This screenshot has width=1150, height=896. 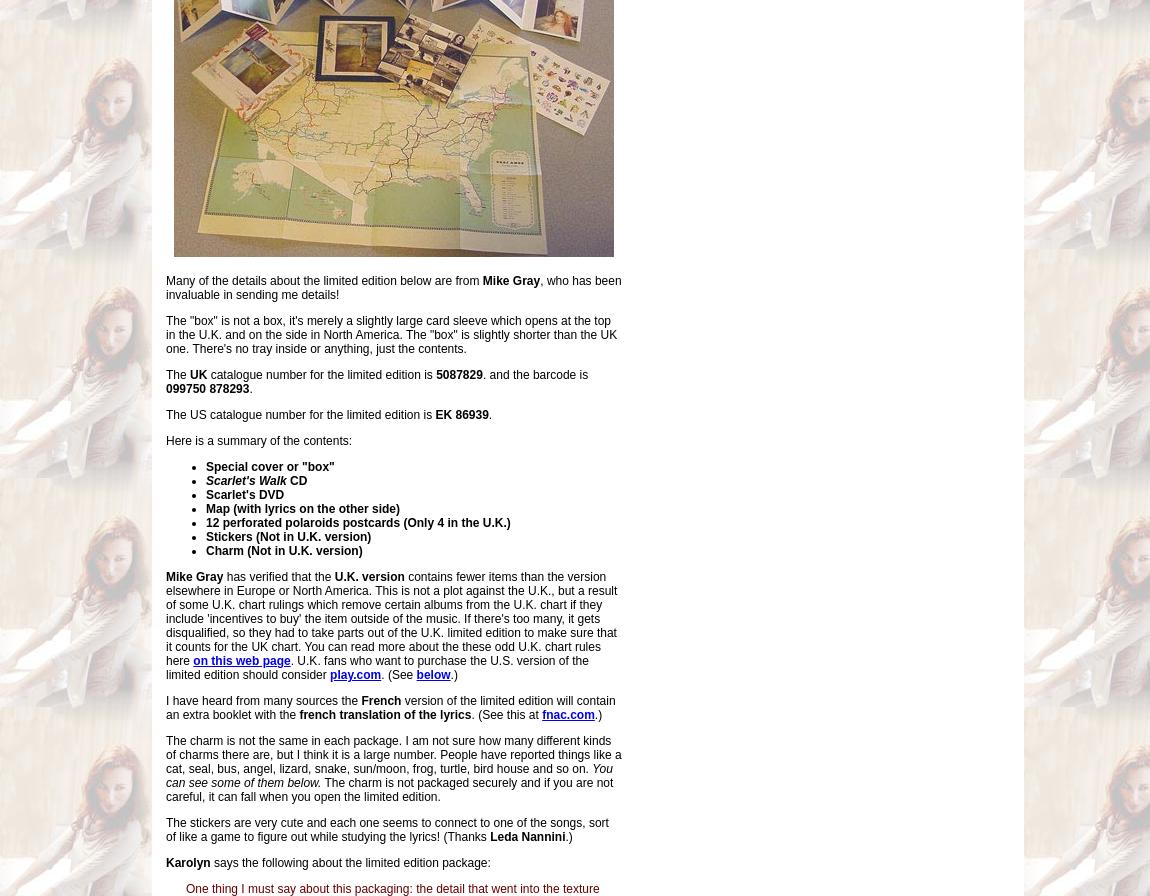 I want to click on '099750 878293', so click(x=206, y=389).